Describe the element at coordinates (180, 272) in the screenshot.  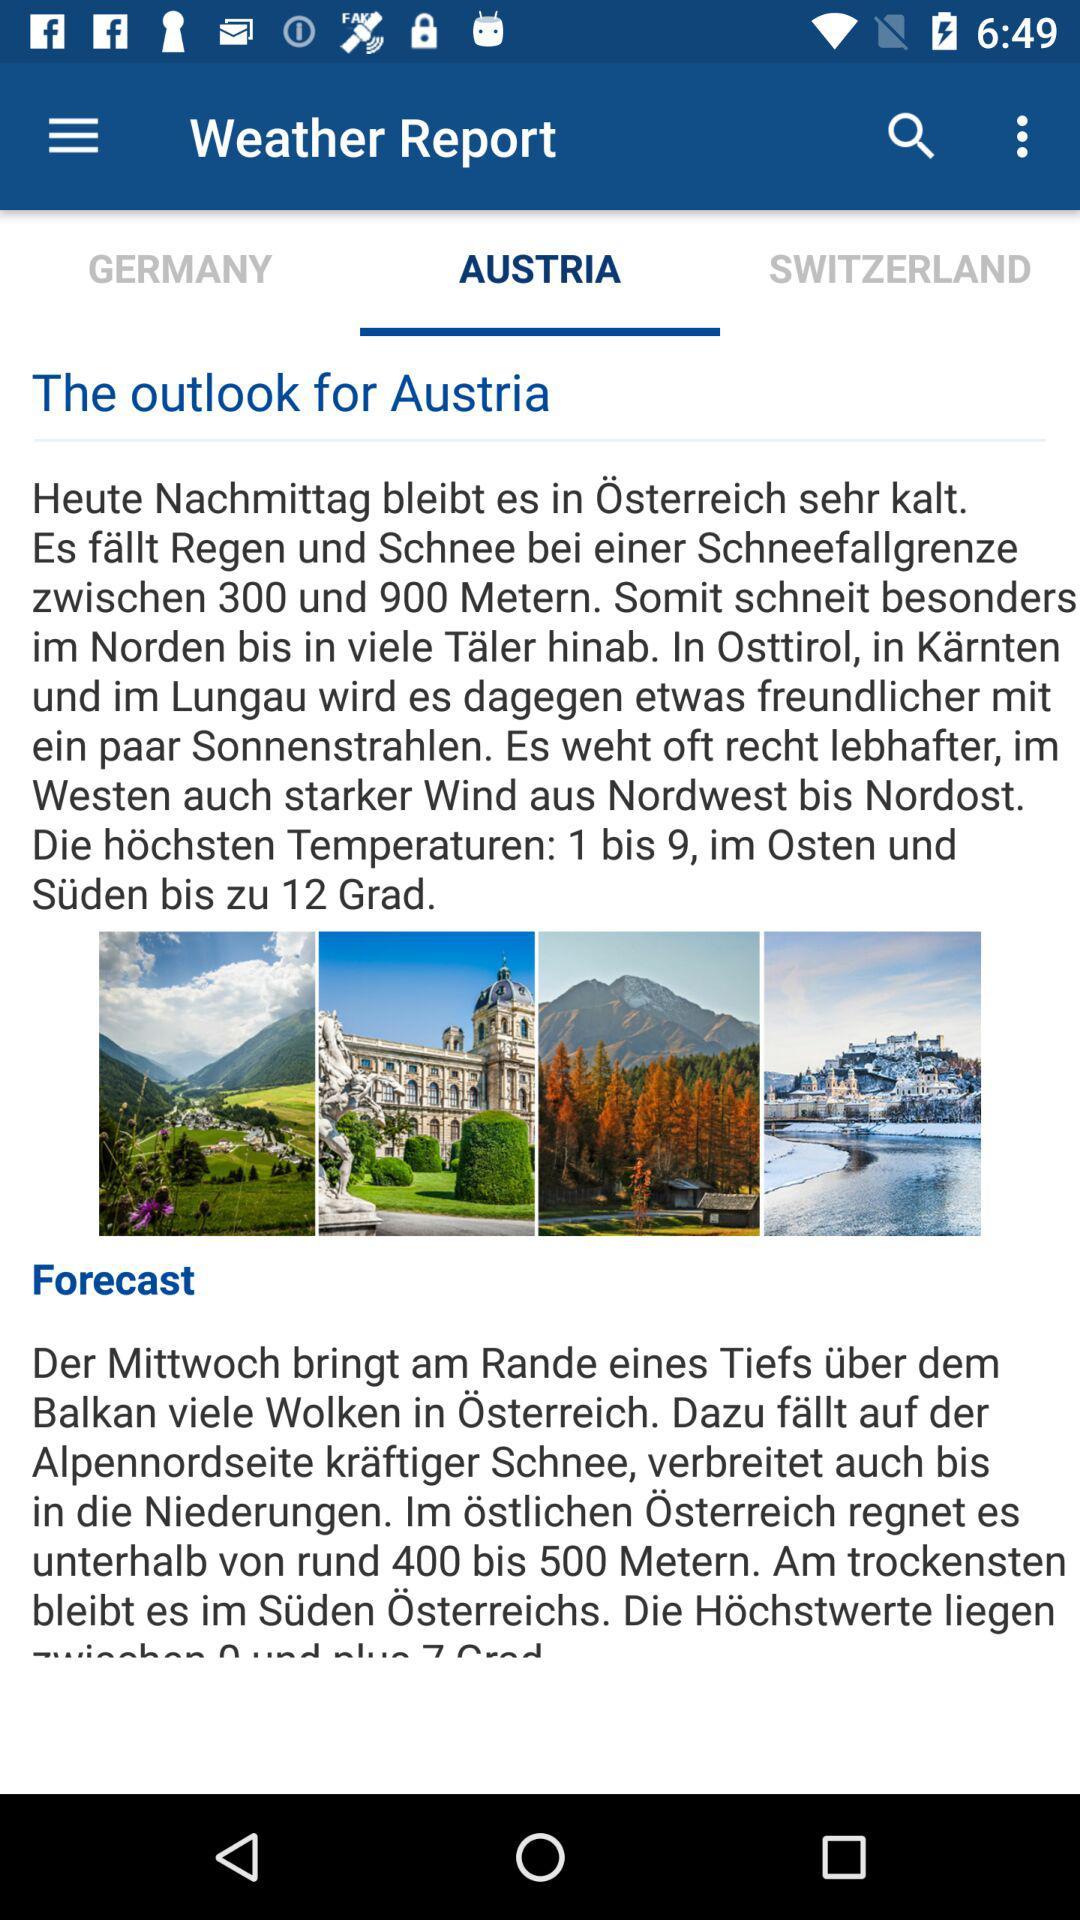
I see `germany item` at that location.